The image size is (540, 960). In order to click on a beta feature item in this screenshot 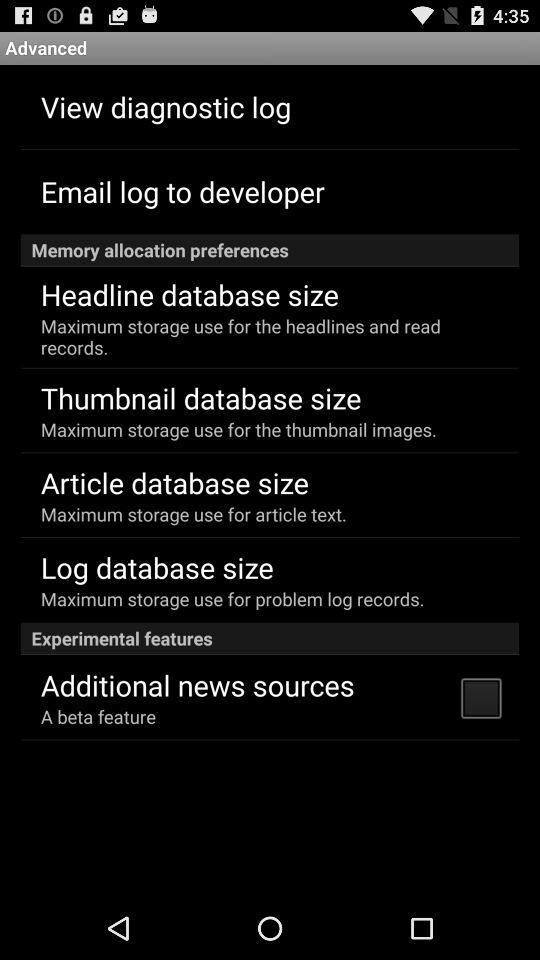, I will do `click(97, 716)`.